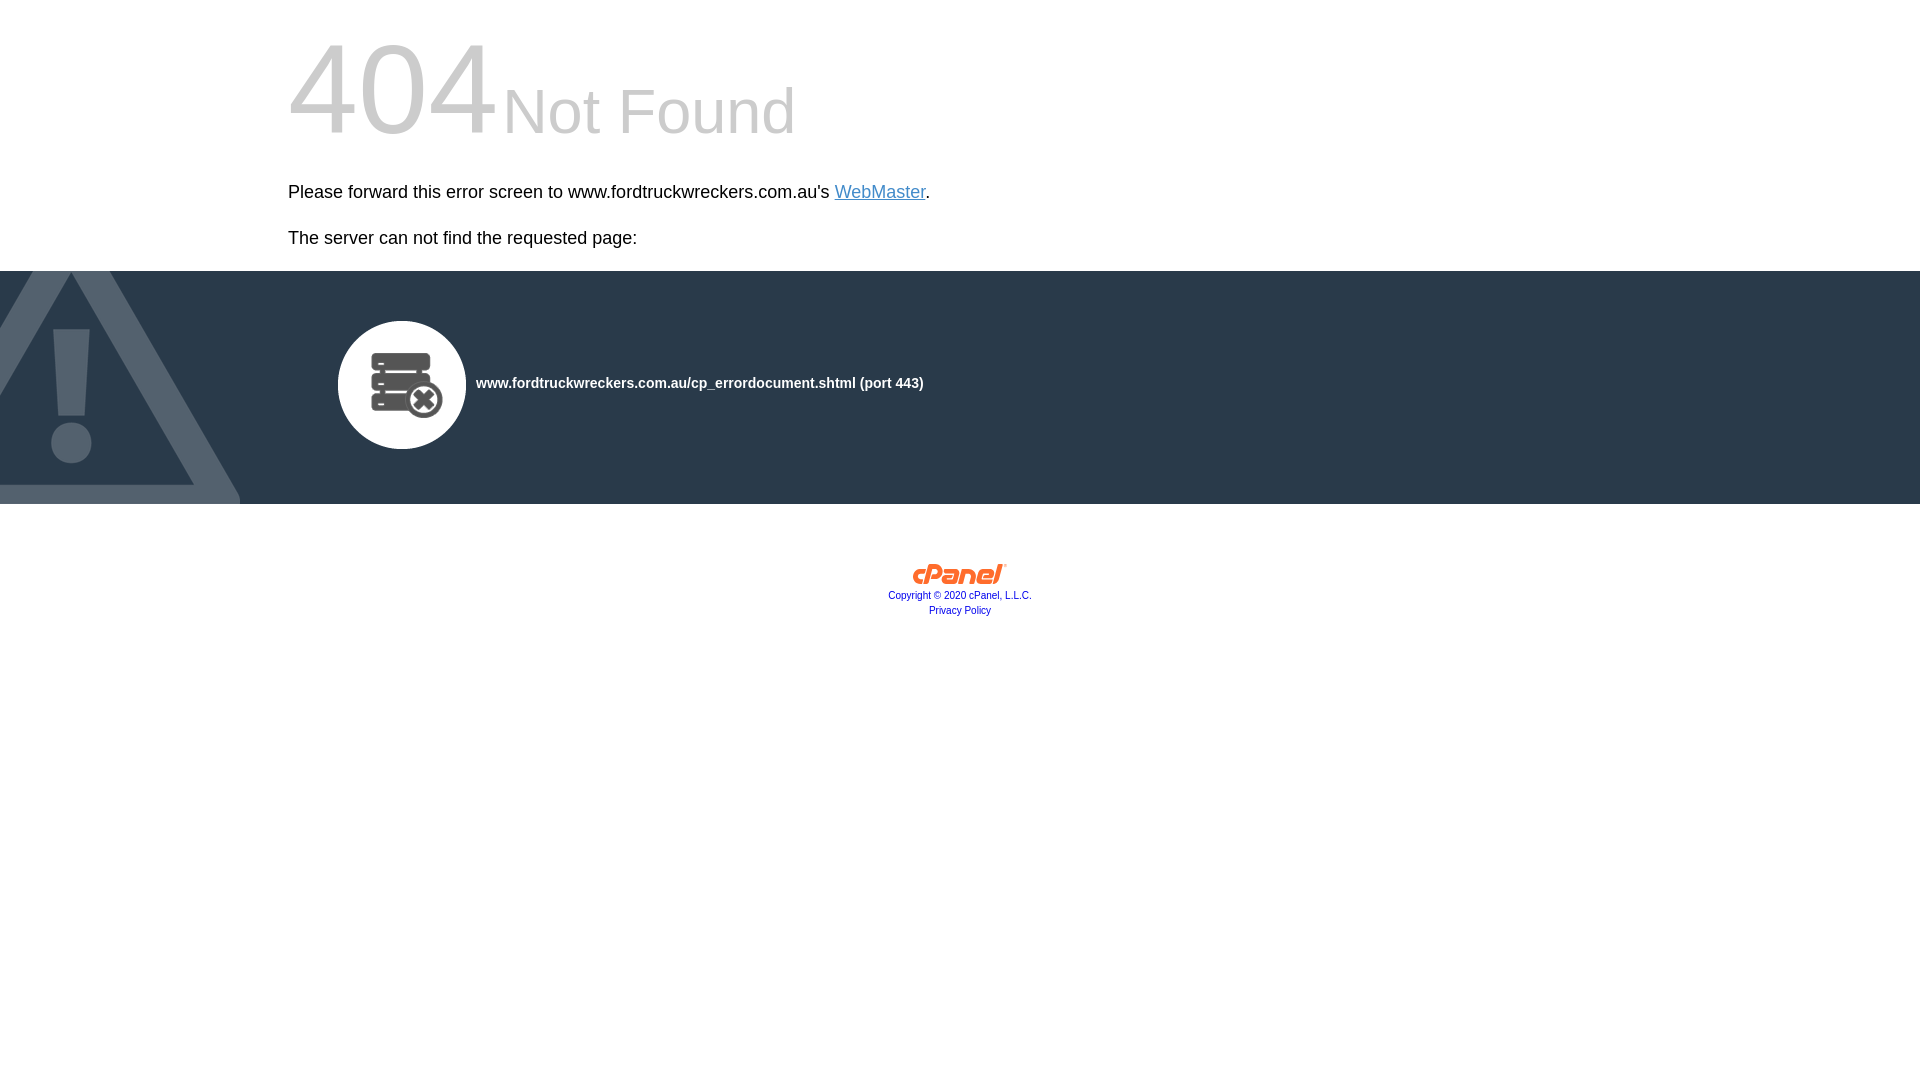 The image size is (1920, 1080). What do you see at coordinates (911, 578) in the screenshot?
I see `'cPanel, Inc.'` at bounding box center [911, 578].